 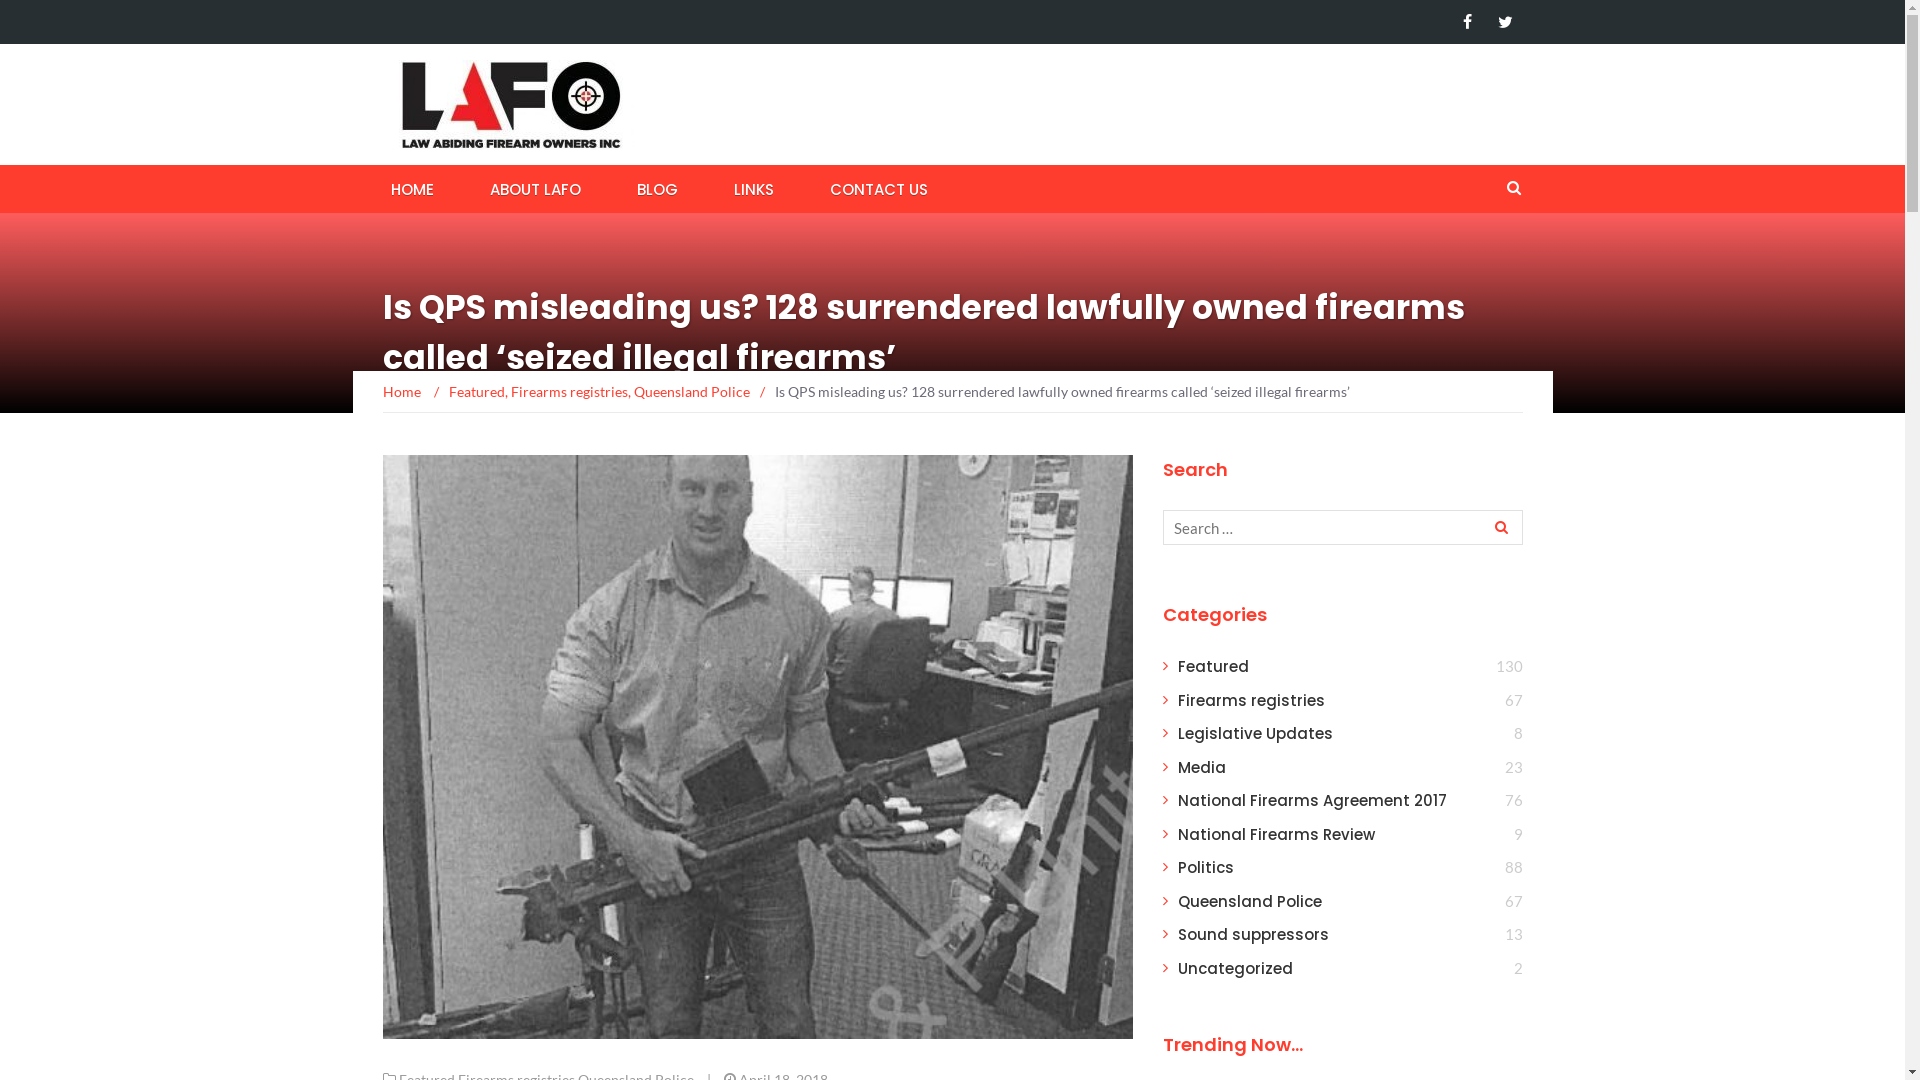 I want to click on 'Politics', so click(x=1204, y=866).